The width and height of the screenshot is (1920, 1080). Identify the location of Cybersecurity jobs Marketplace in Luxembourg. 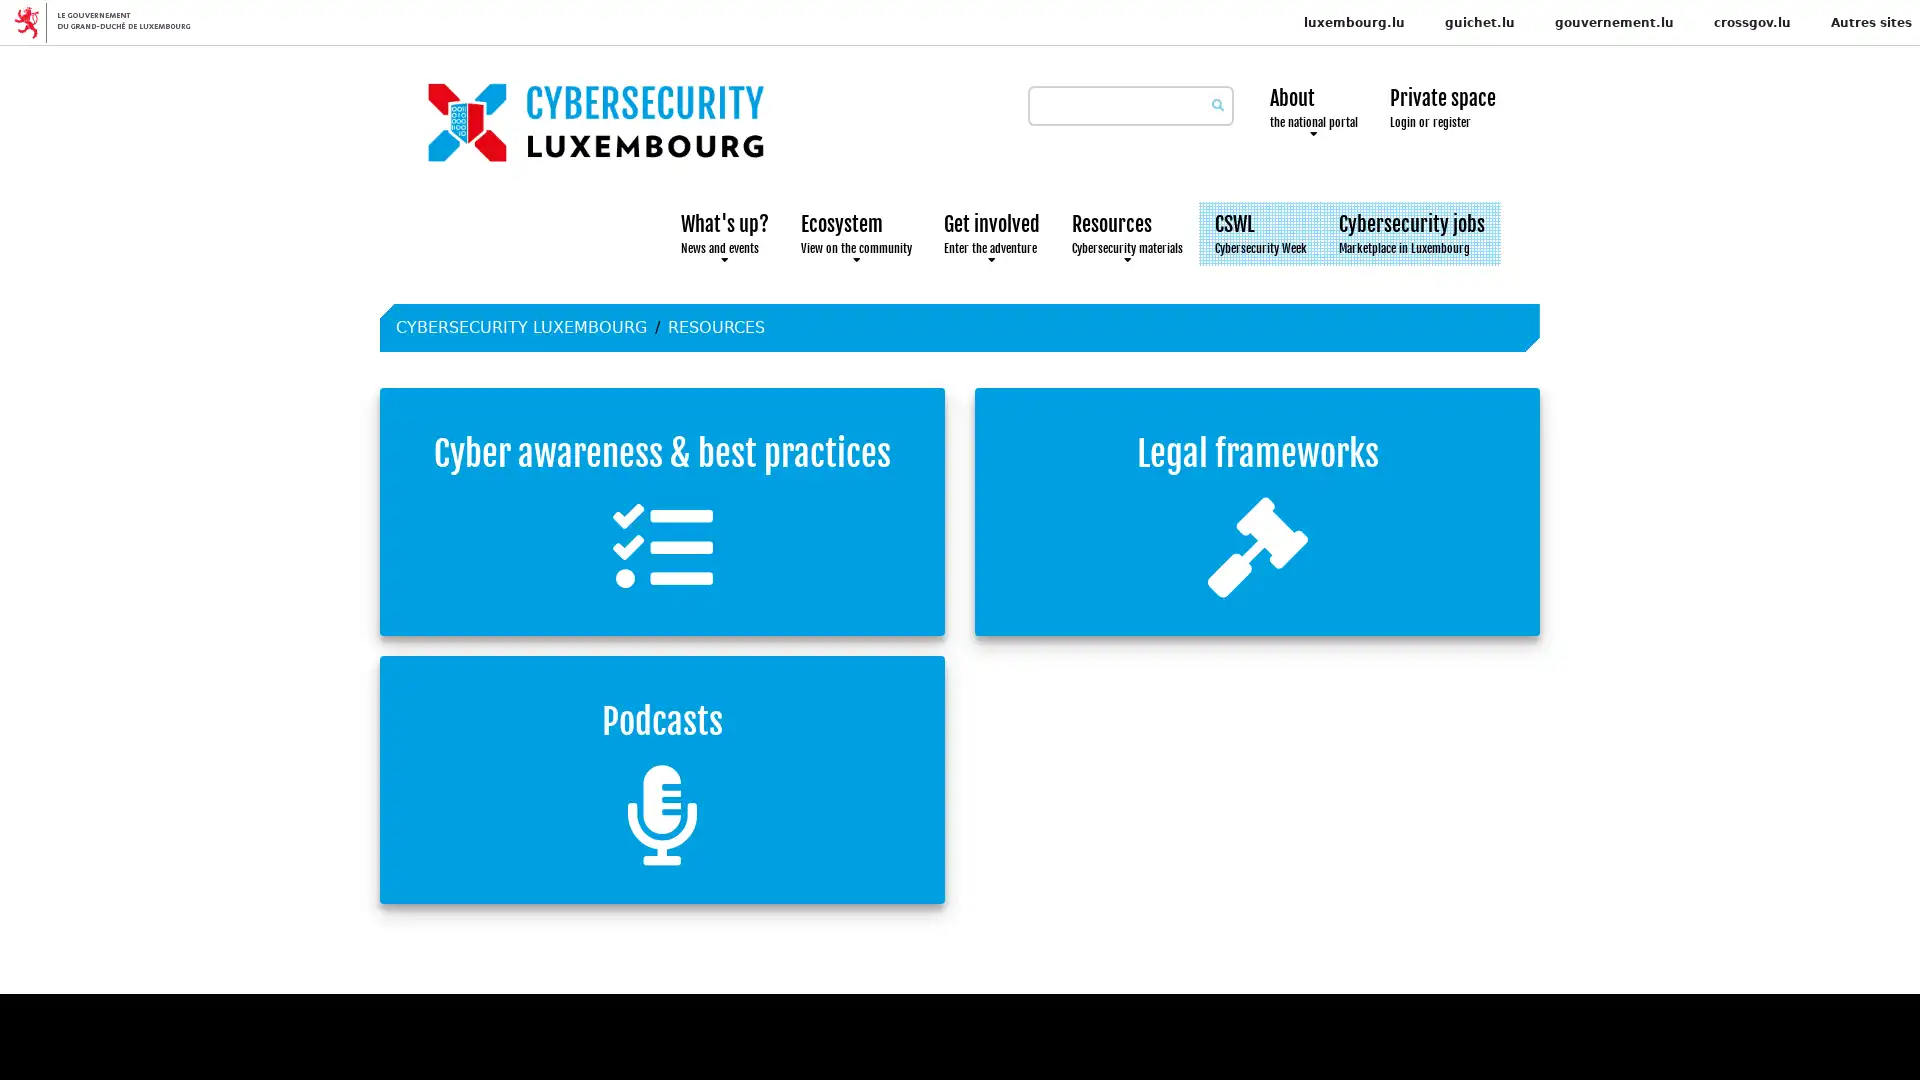
(1410, 233).